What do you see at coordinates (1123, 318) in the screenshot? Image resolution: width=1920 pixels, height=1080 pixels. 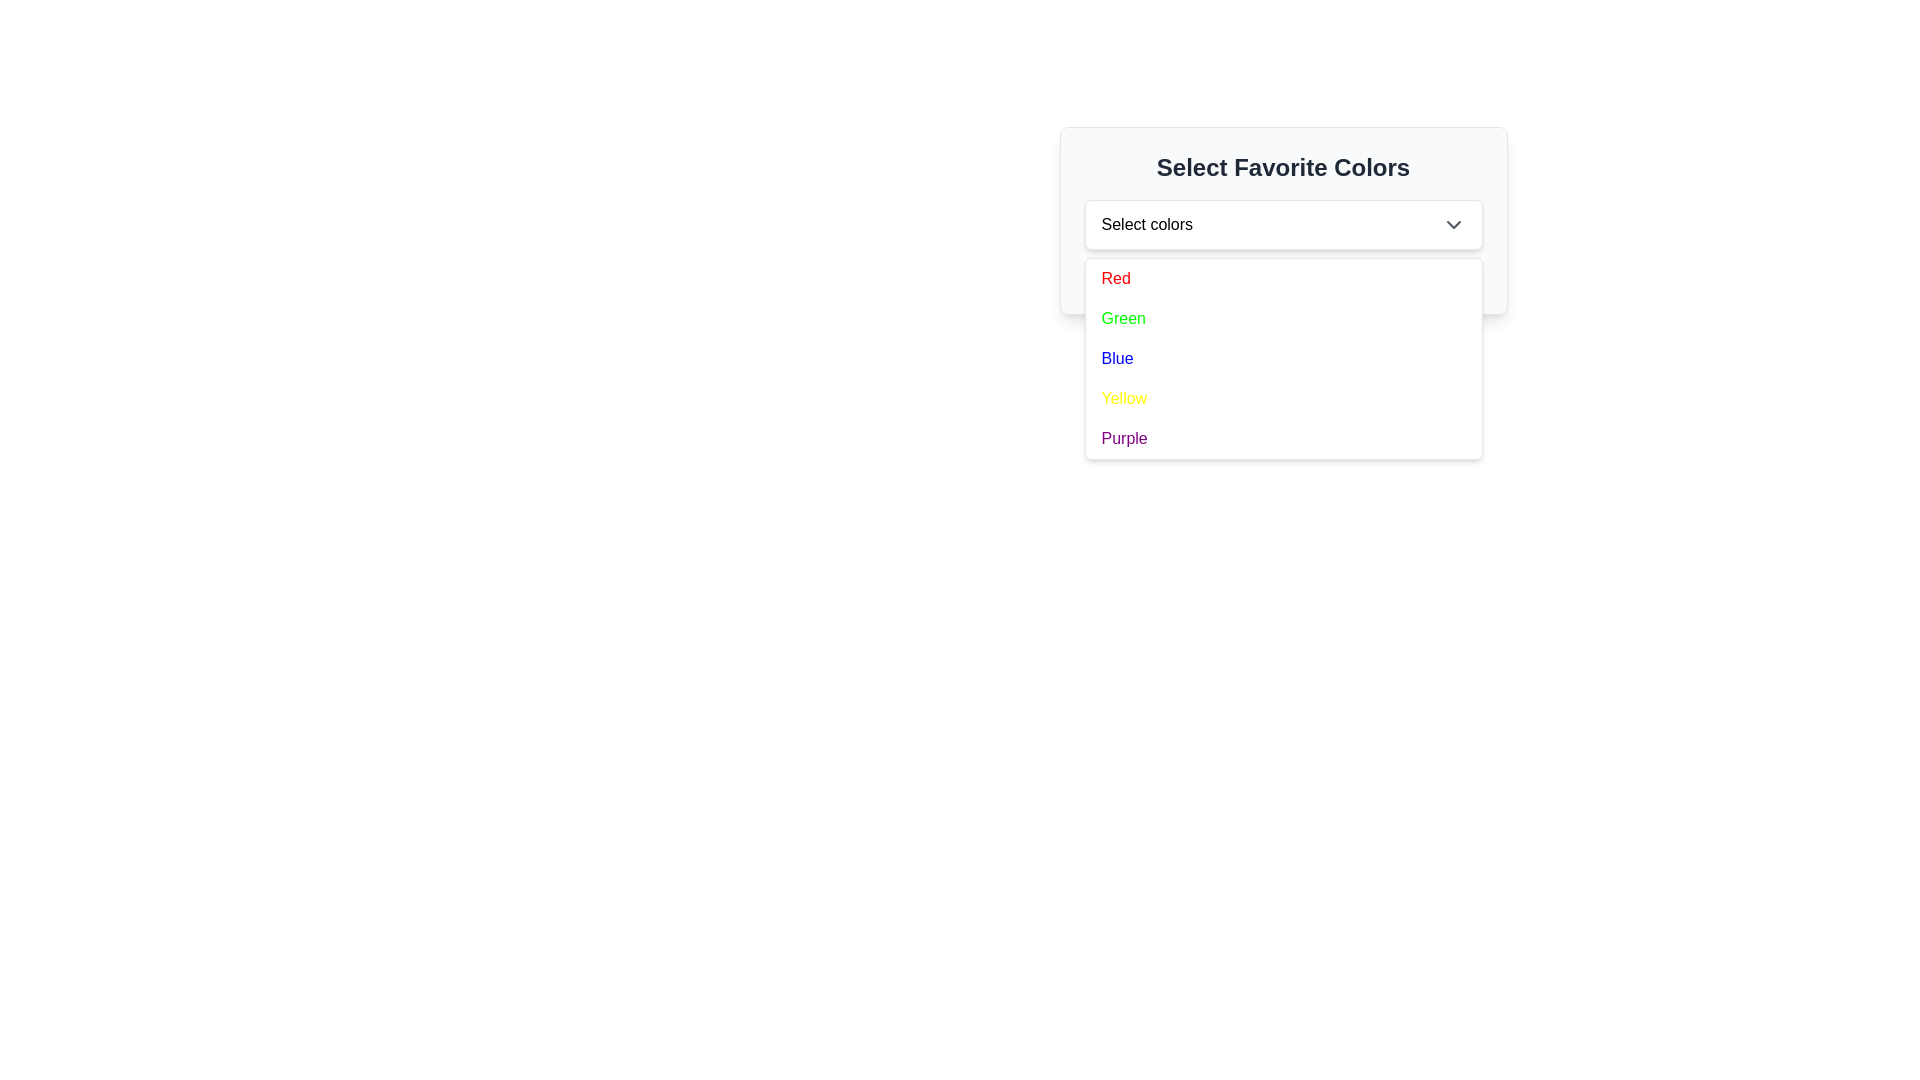 I see `the textual label displaying 'Green' in the dropdown menu titled 'Select Favorite Colors'` at bounding box center [1123, 318].